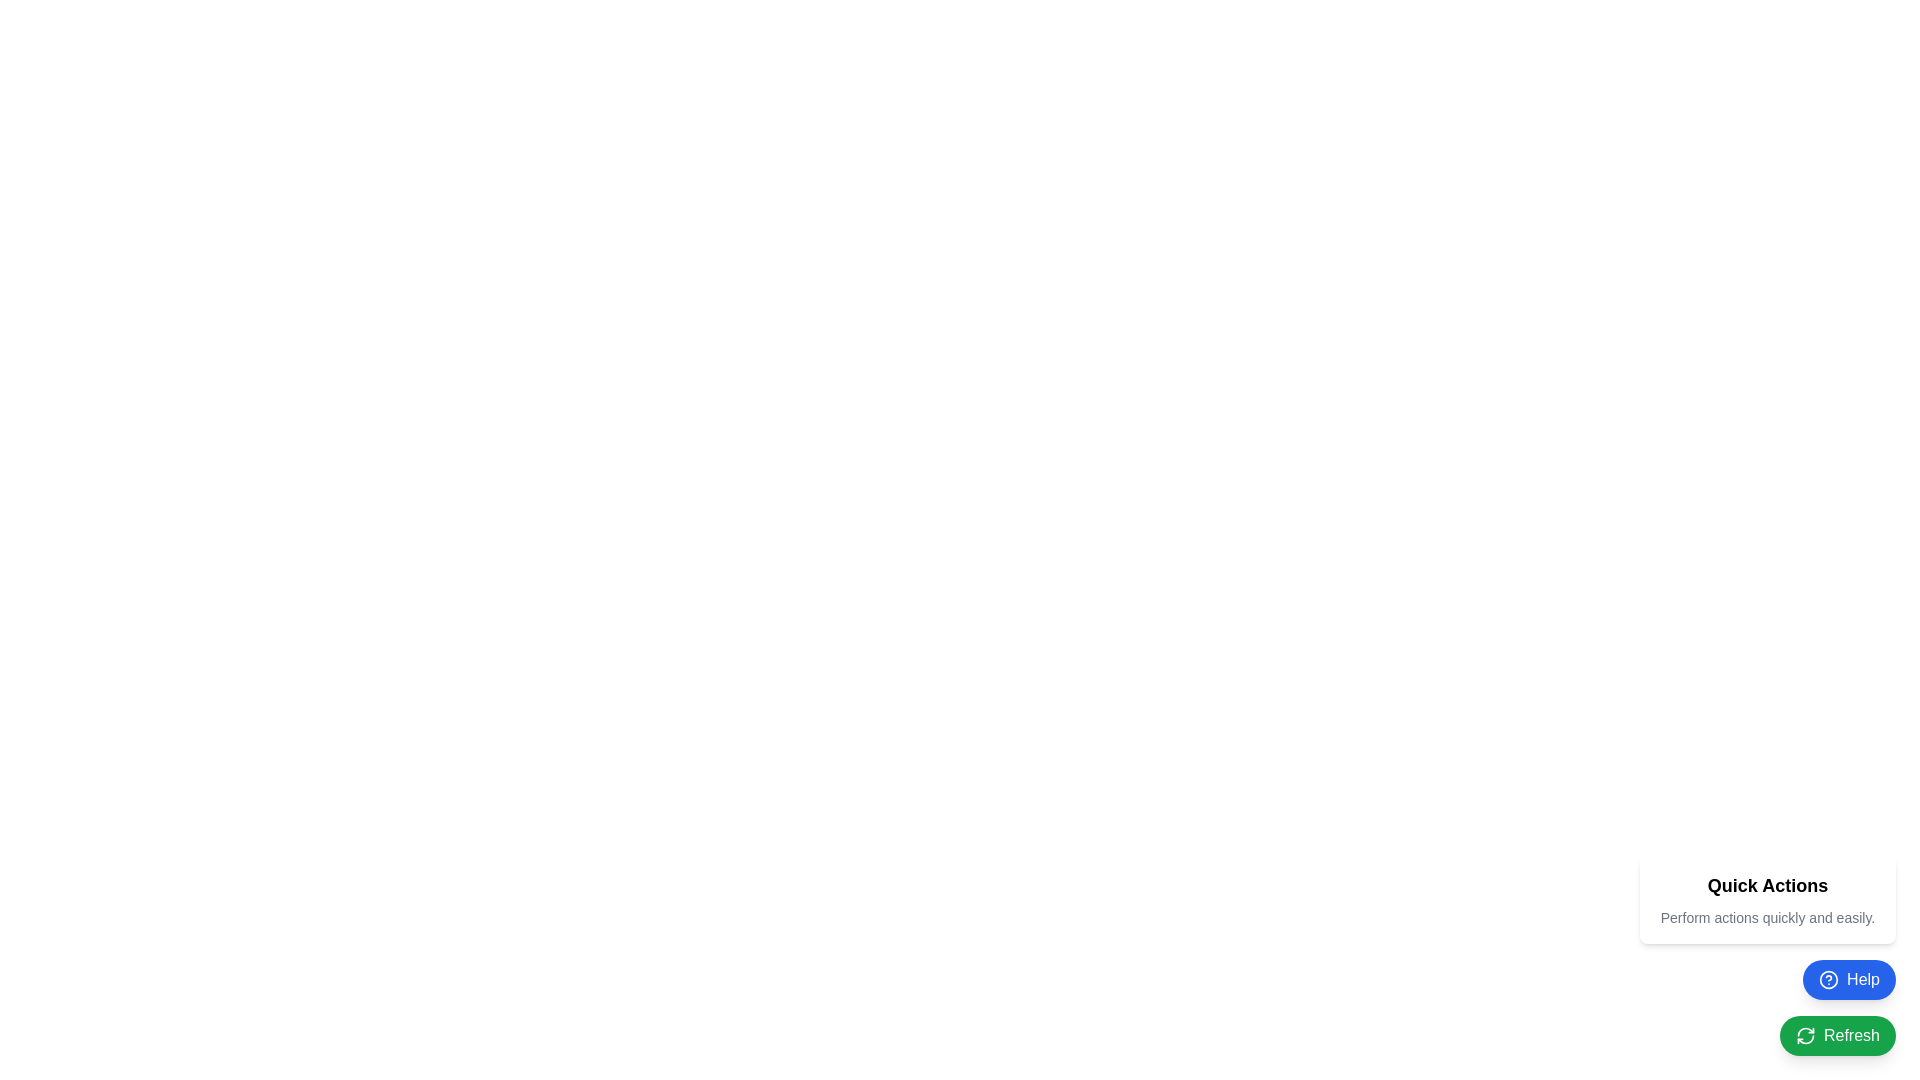 The image size is (1920, 1080). Describe the element at coordinates (1829, 978) in the screenshot. I see `the circular SVG graphical element representing a decorative icon located adjacent to the 'Help' button` at that location.